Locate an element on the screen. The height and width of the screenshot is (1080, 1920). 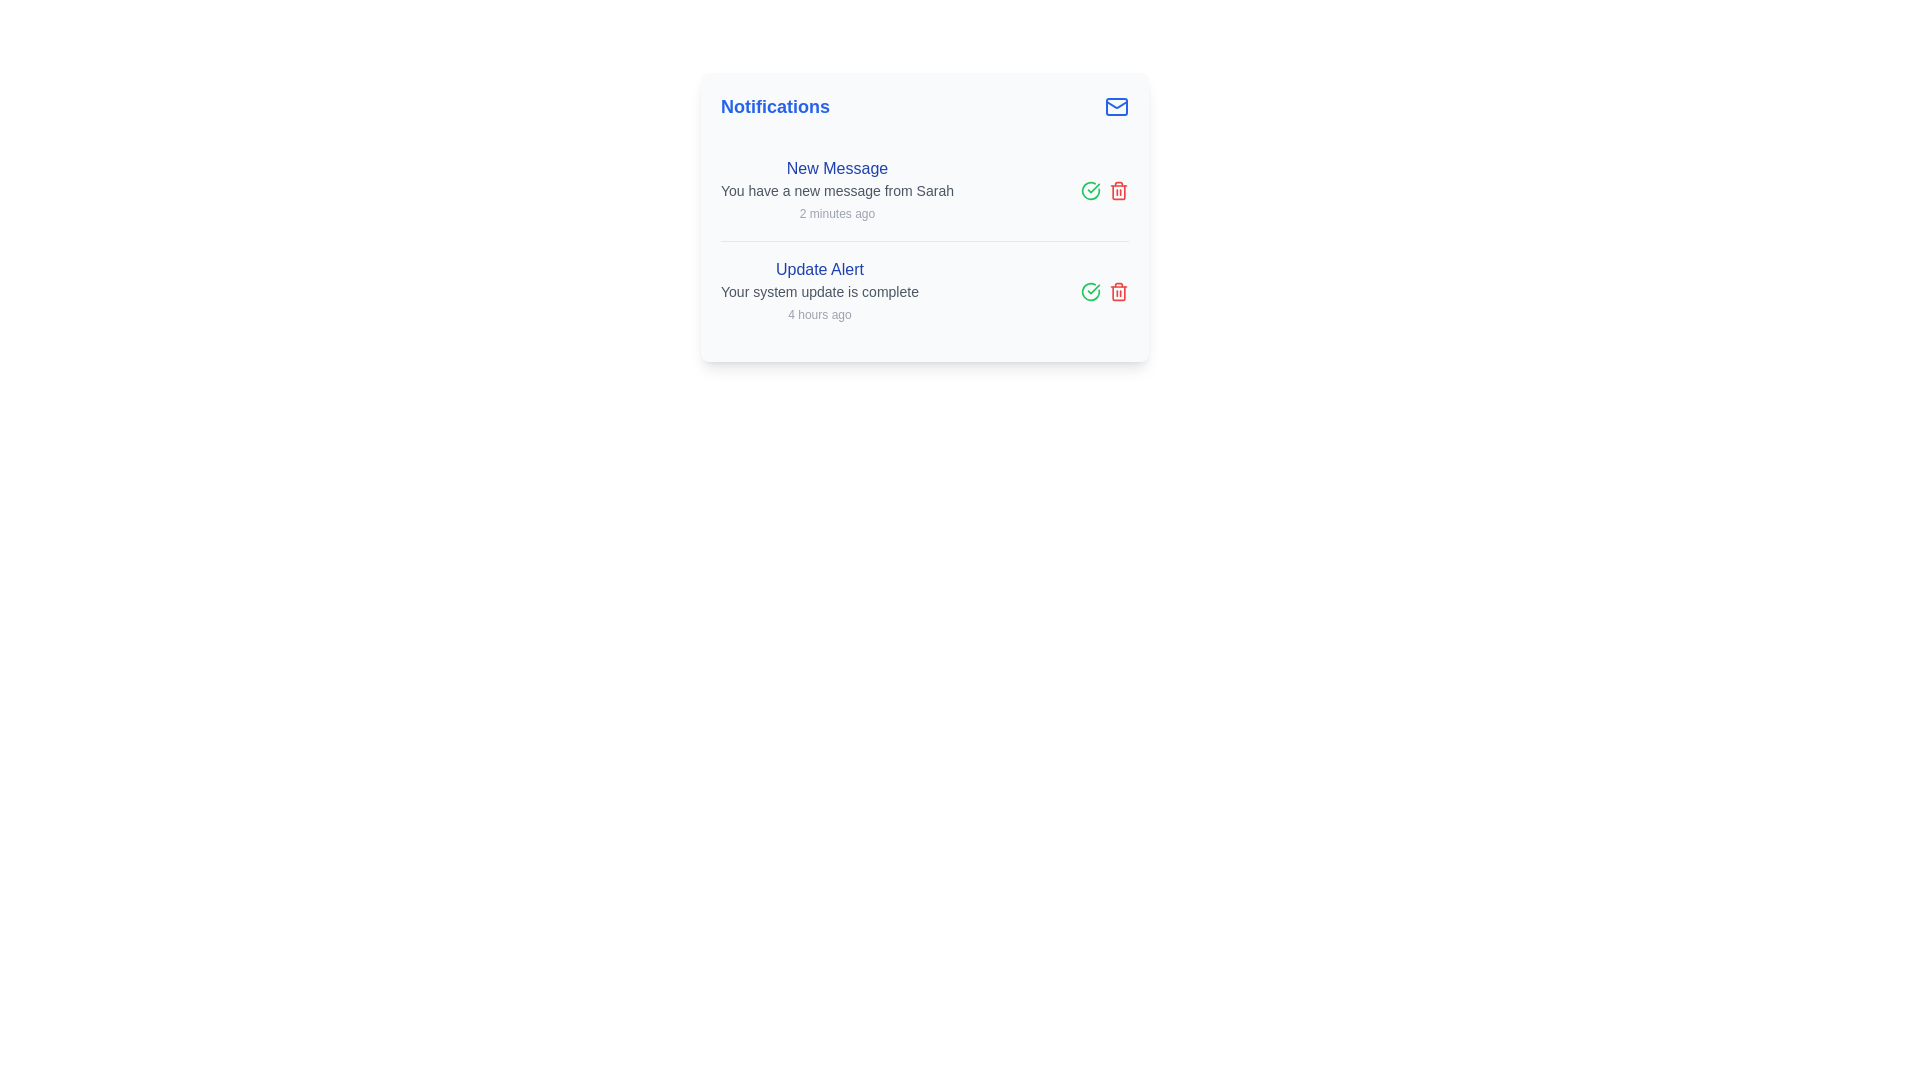
the green tick icon in the interactive icon group located in the top-right corner of the notification card to confirm is located at coordinates (1103, 191).